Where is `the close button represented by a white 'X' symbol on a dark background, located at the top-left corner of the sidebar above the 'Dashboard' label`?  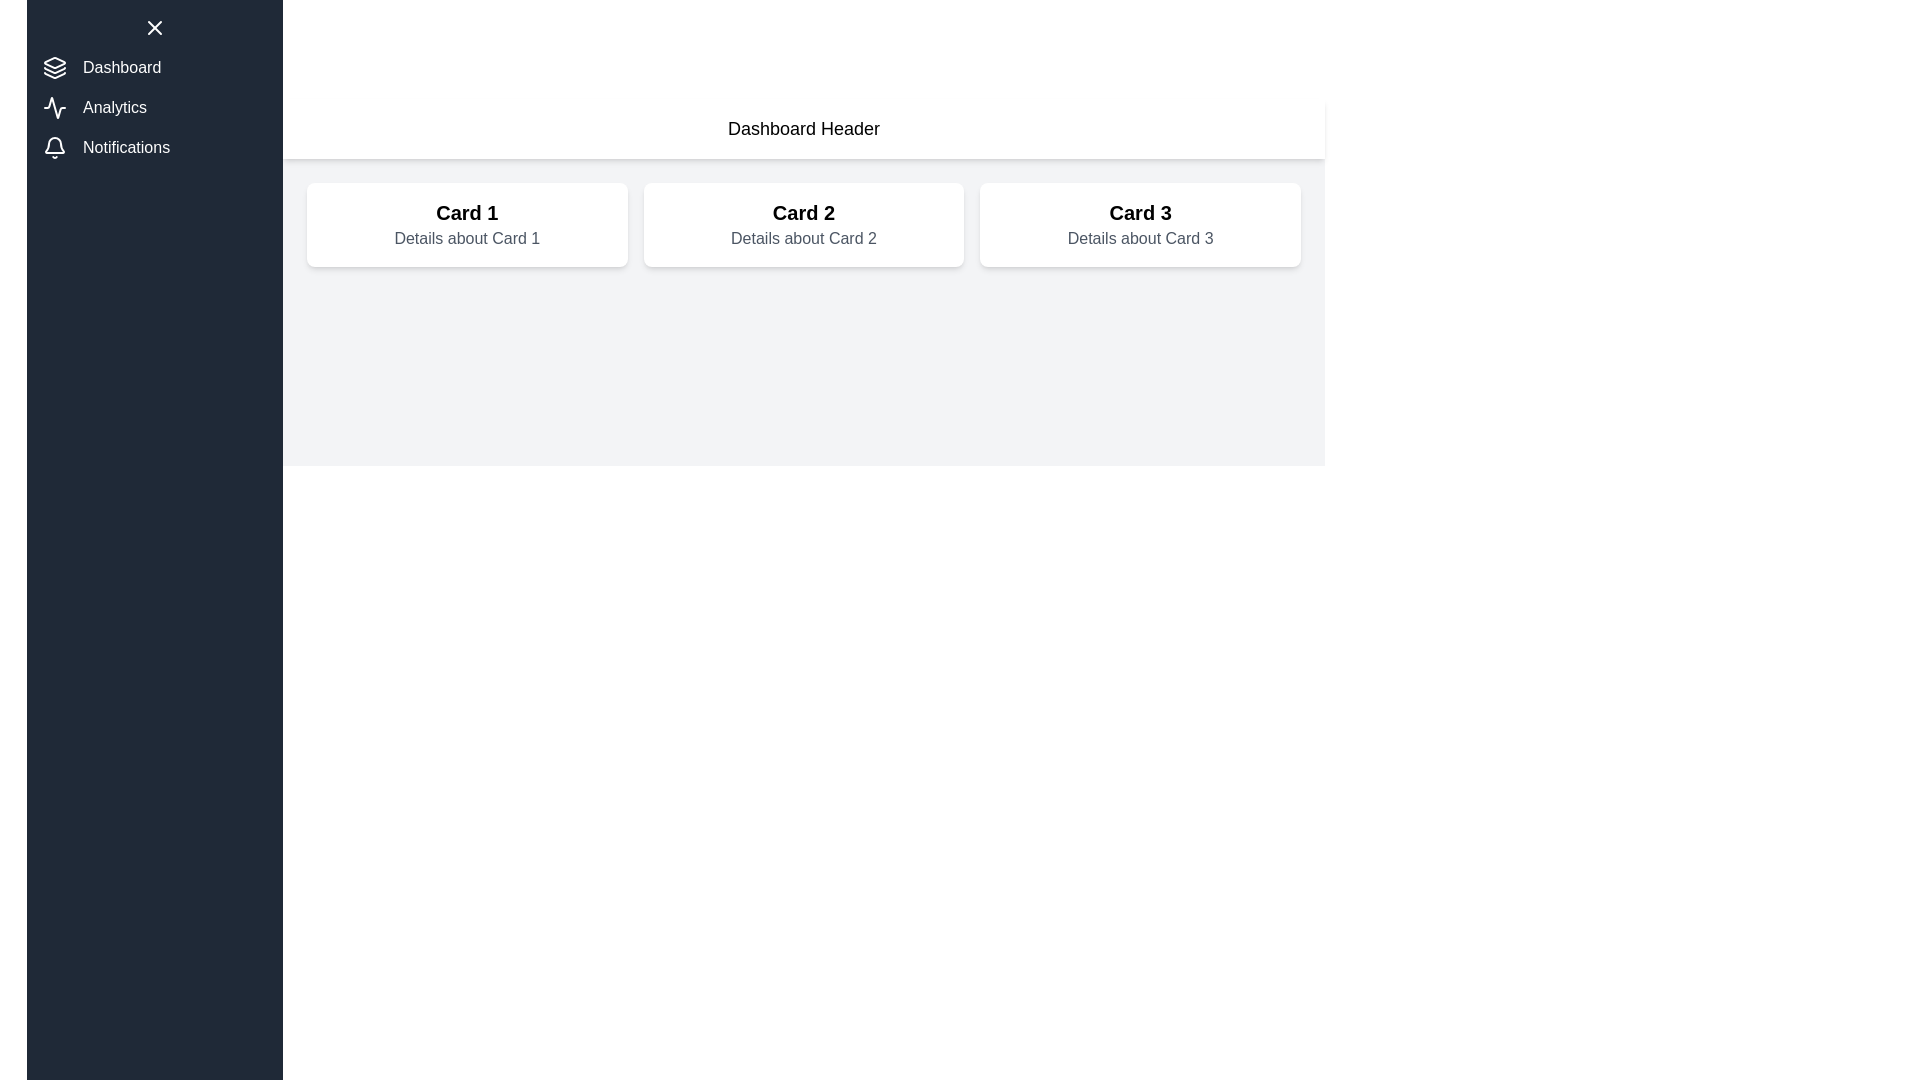
the close button represented by a white 'X' symbol on a dark background, located at the top-left corner of the sidebar above the 'Dashboard' label is located at coordinates (153, 27).